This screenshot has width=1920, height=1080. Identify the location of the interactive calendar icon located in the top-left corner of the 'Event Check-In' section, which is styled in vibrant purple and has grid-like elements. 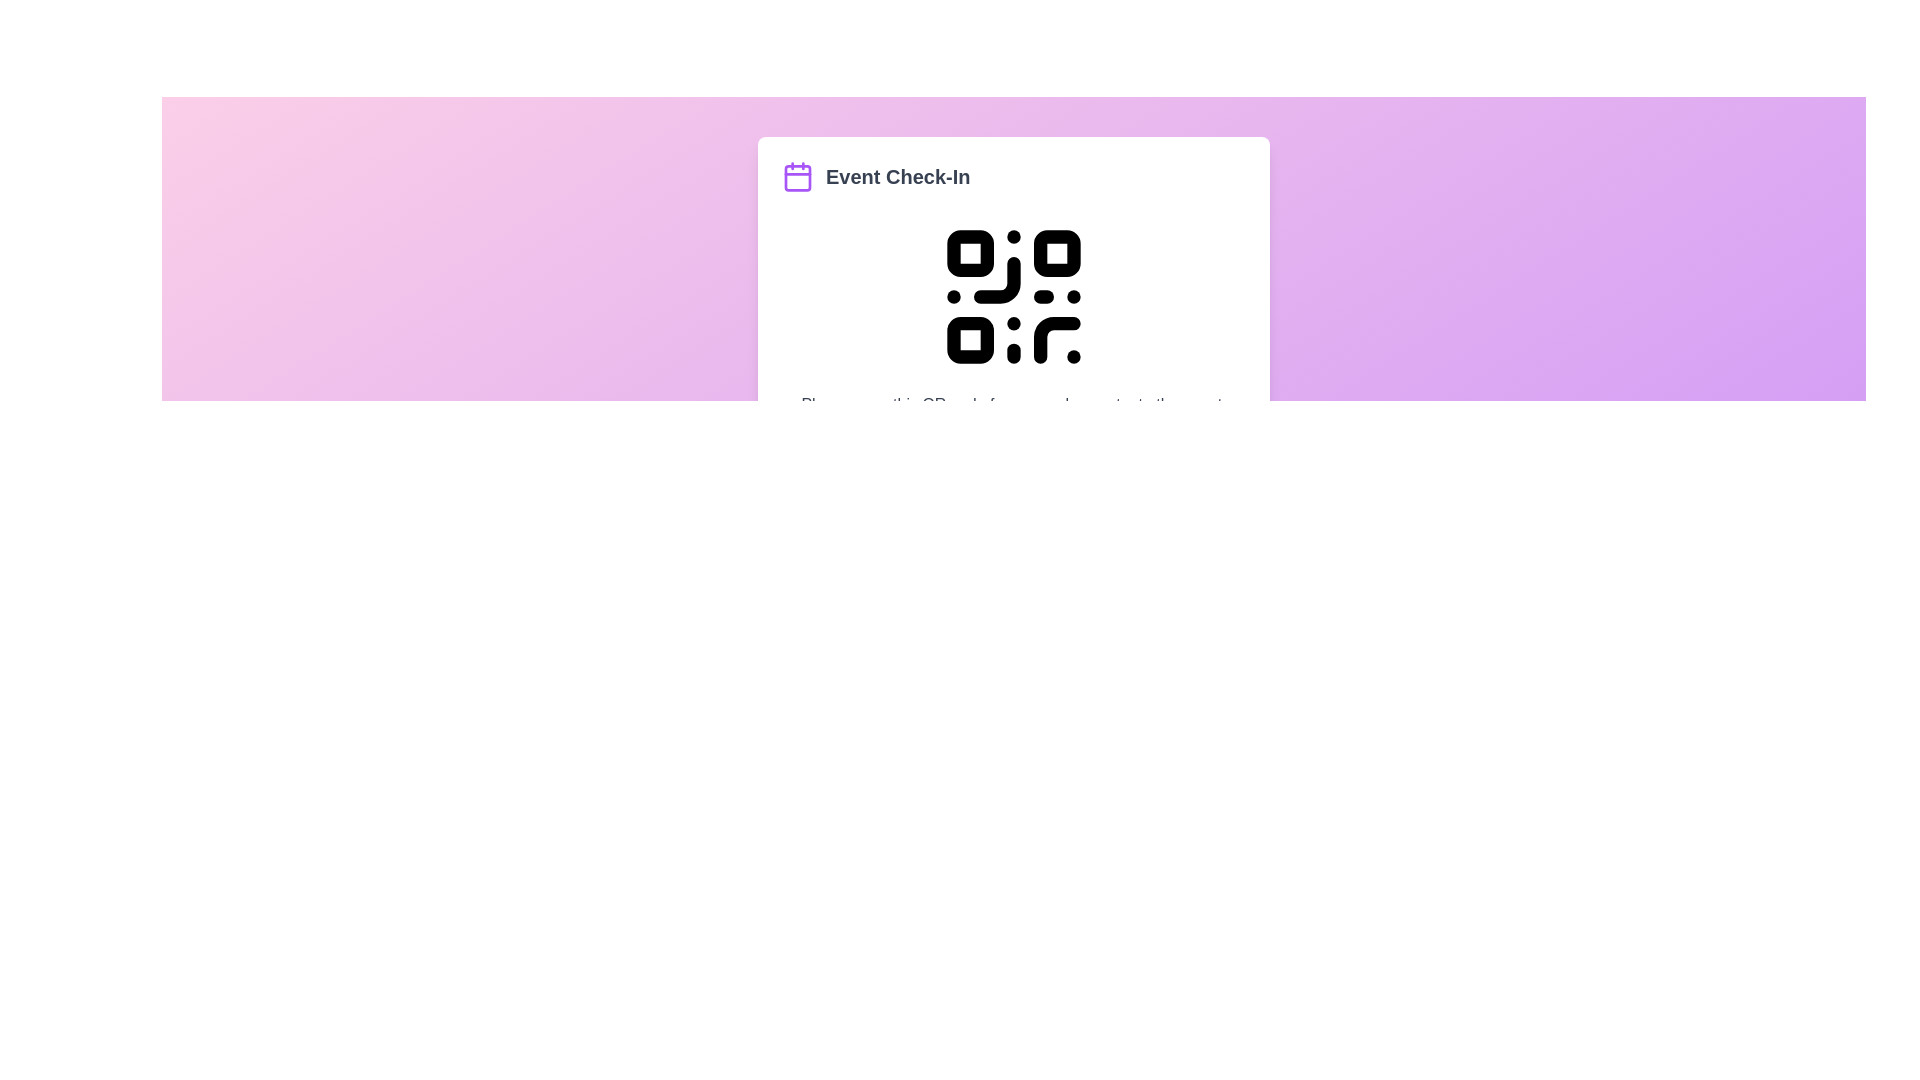
(796, 176).